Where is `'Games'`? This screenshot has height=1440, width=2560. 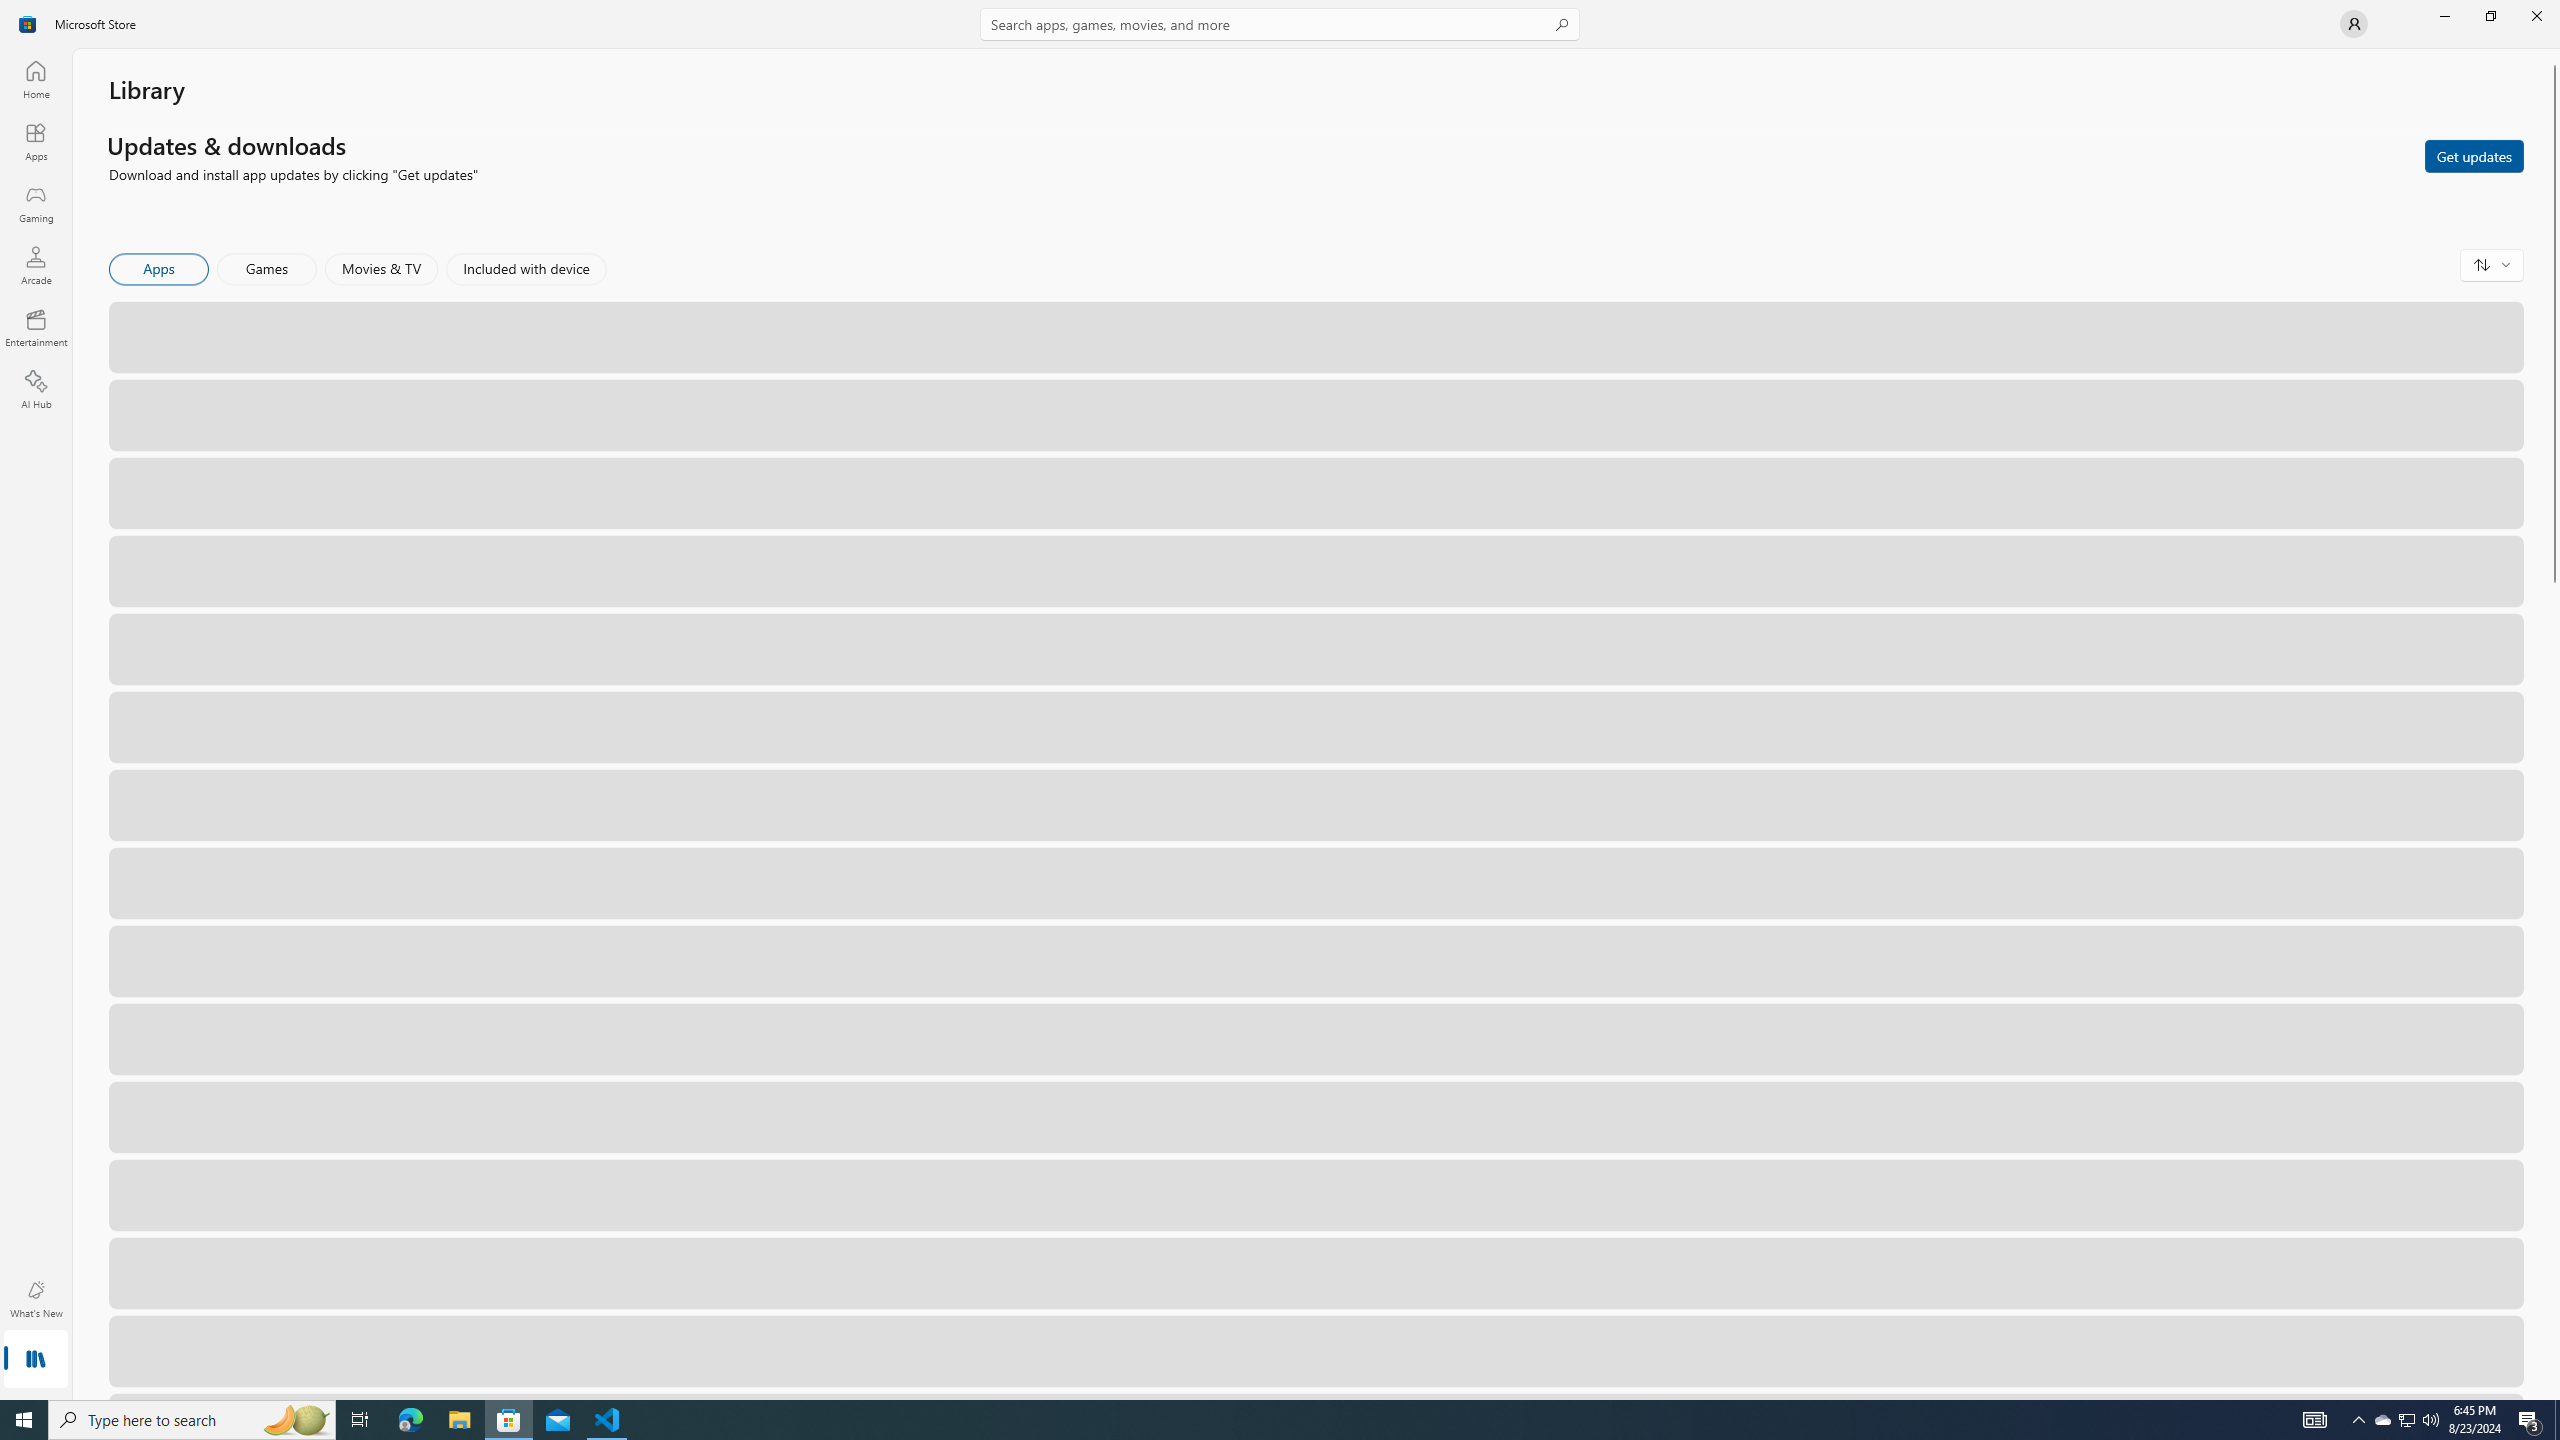
'Games' is located at coordinates (266, 268).